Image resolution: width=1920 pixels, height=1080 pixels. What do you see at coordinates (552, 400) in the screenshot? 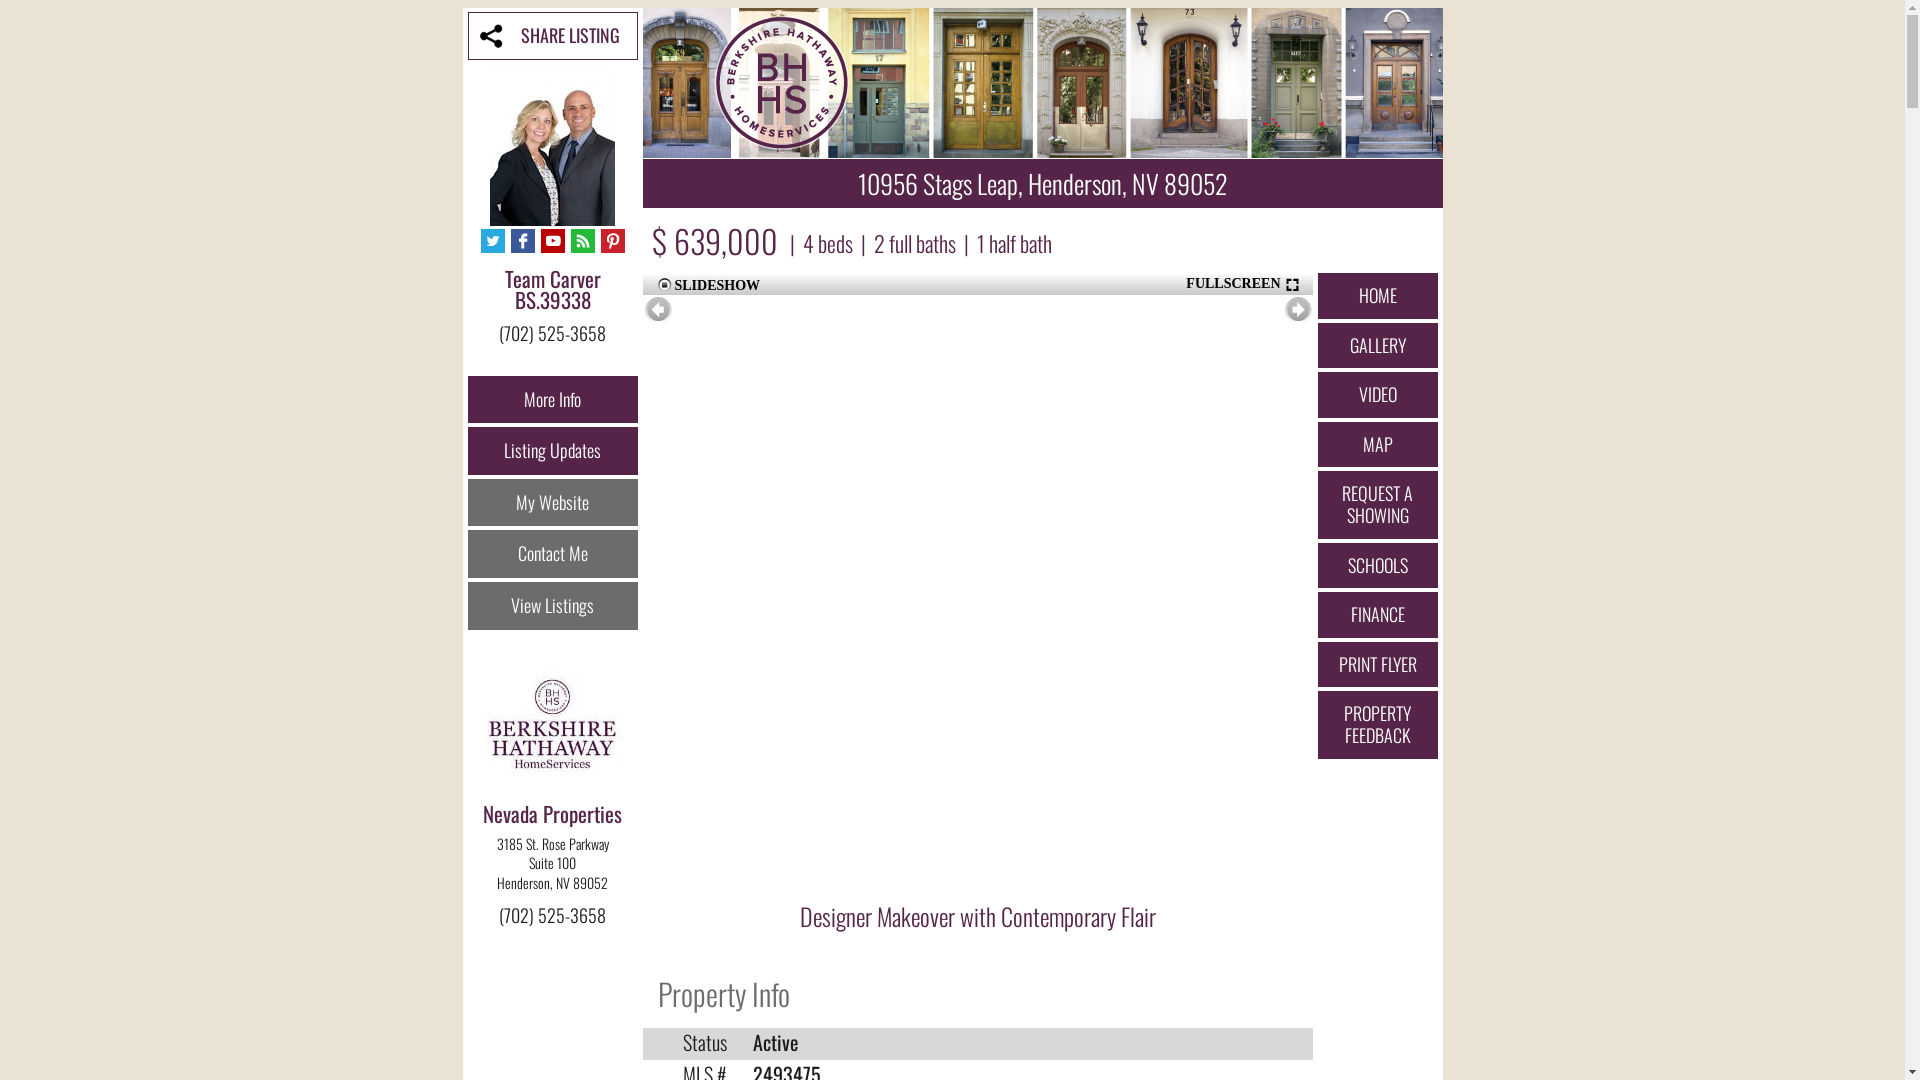
I see `'More Info'` at bounding box center [552, 400].